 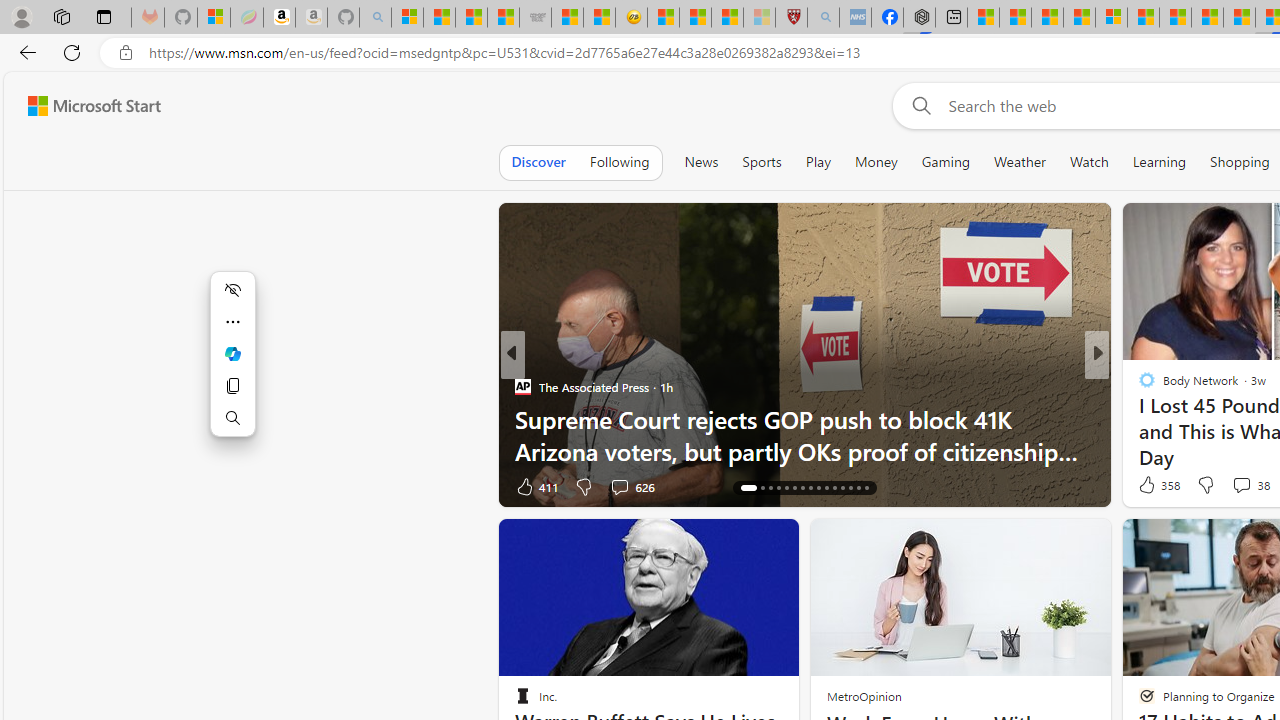 I want to click on 'Moneywise', so click(x=1138, y=387).